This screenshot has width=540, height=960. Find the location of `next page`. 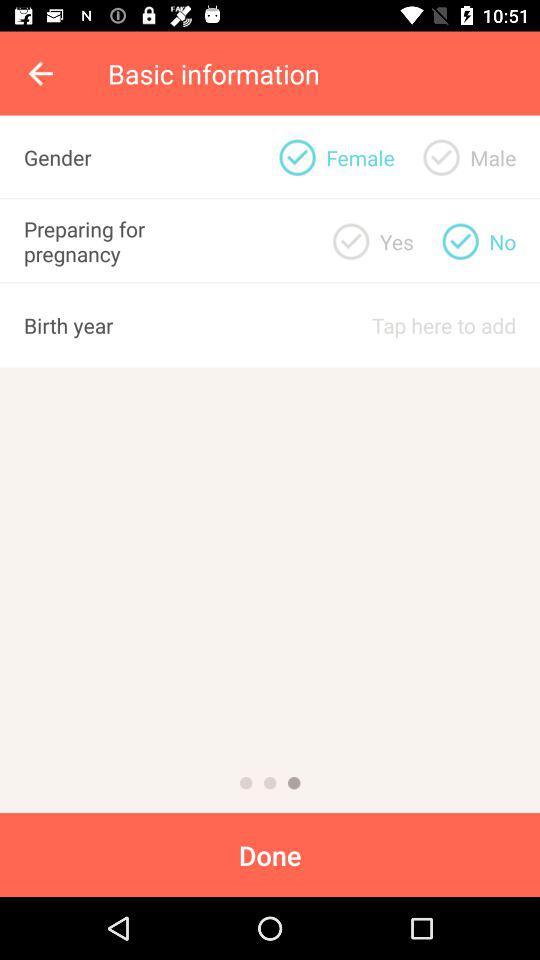

next page is located at coordinates (270, 783).